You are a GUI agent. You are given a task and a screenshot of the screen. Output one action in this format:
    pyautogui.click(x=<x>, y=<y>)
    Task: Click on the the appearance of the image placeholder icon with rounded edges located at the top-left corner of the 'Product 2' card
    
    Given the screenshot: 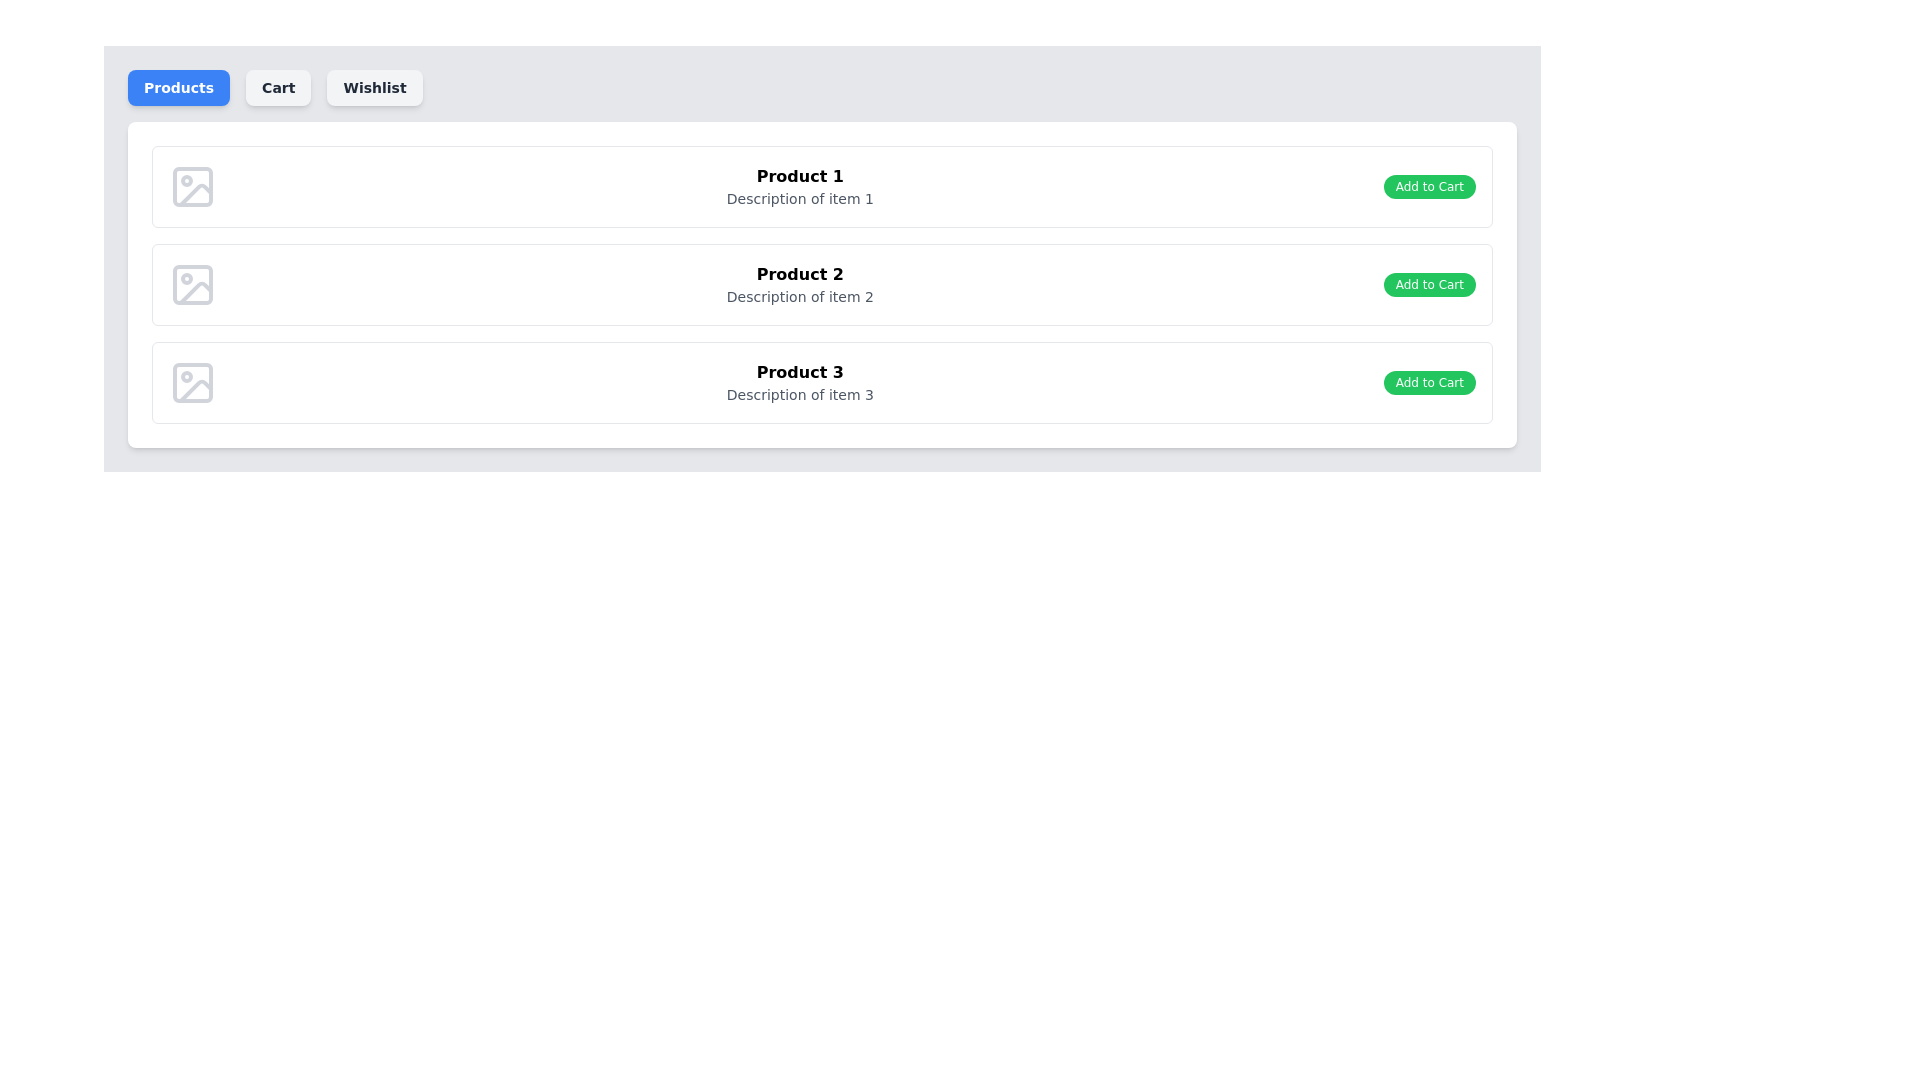 What is the action you would take?
    pyautogui.click(x=192, y=285)
    